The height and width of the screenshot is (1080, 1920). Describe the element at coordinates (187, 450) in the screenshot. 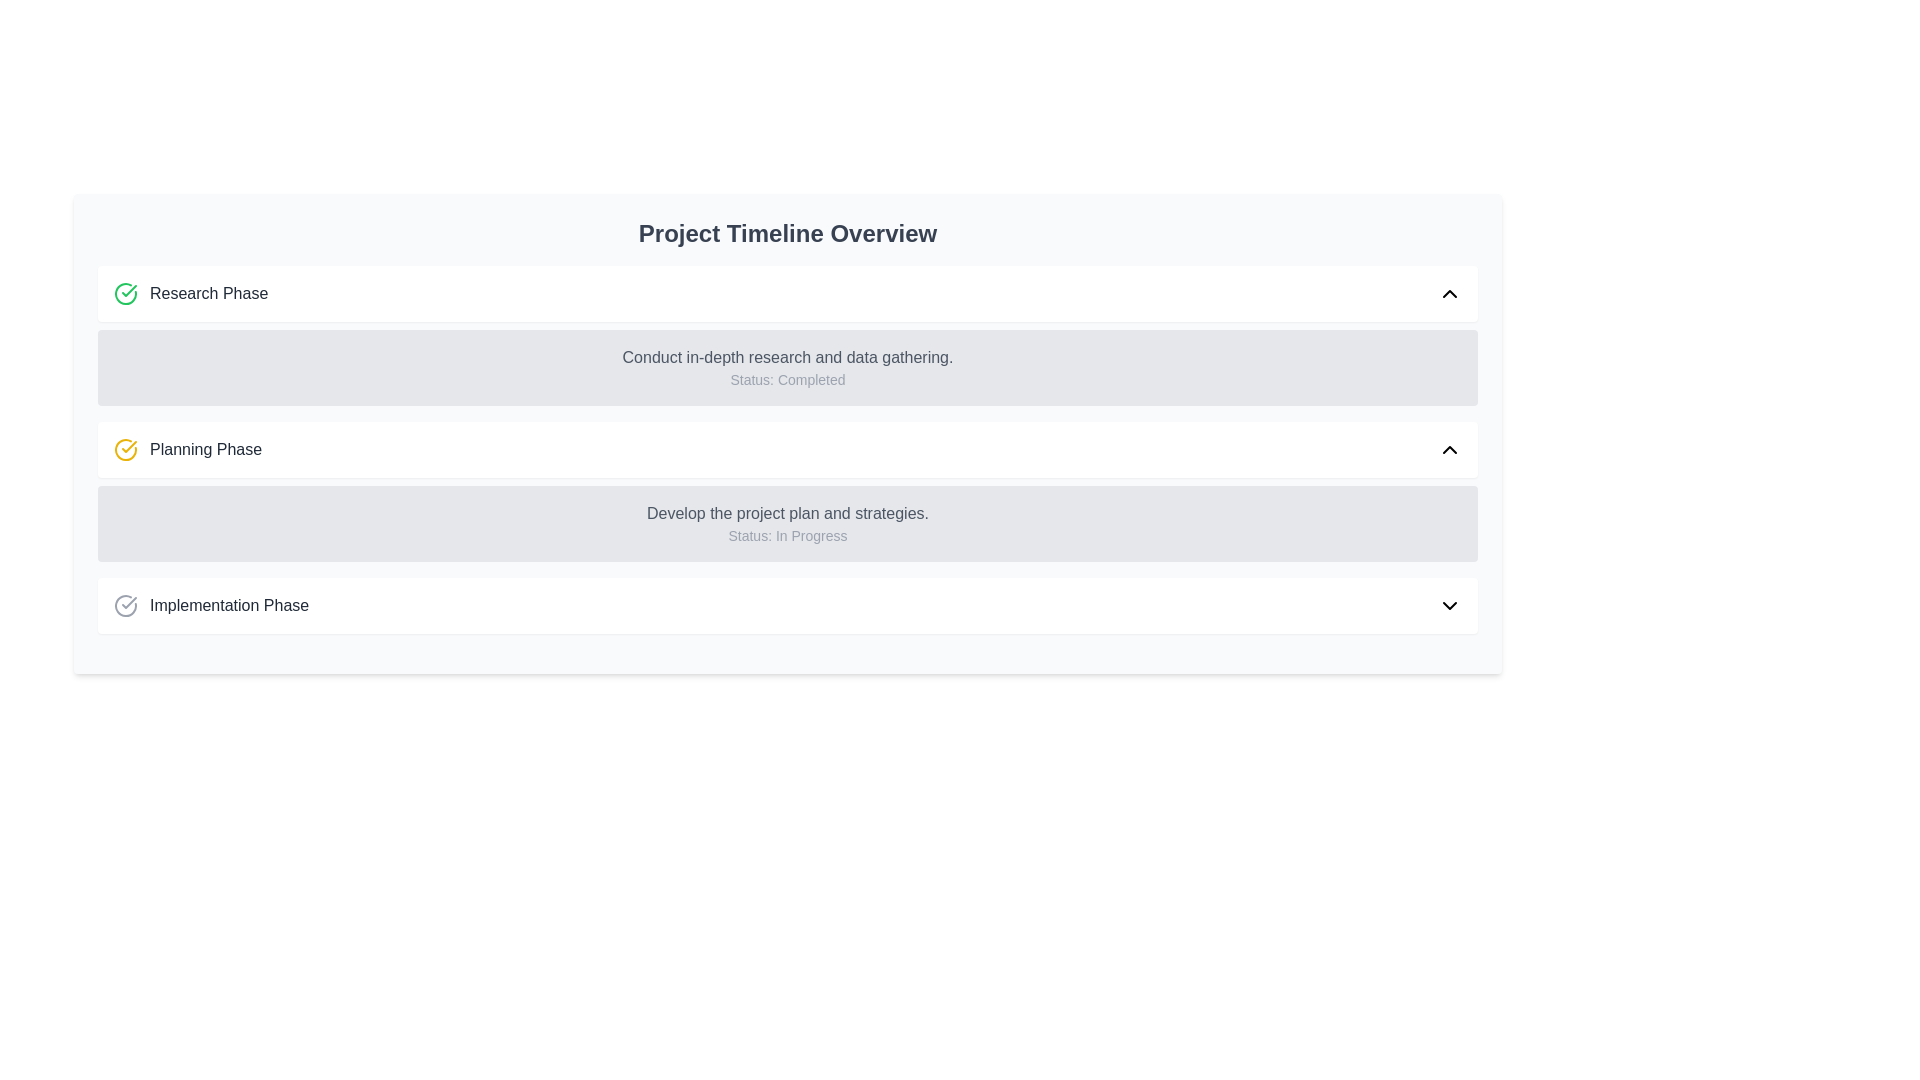

I see `text content of the 'Planning Phase' label with icon located in the second row of the 'Project Timeline Overview' section, positioned between 'Research Phase' and 'Implementation Phase'` at that location.